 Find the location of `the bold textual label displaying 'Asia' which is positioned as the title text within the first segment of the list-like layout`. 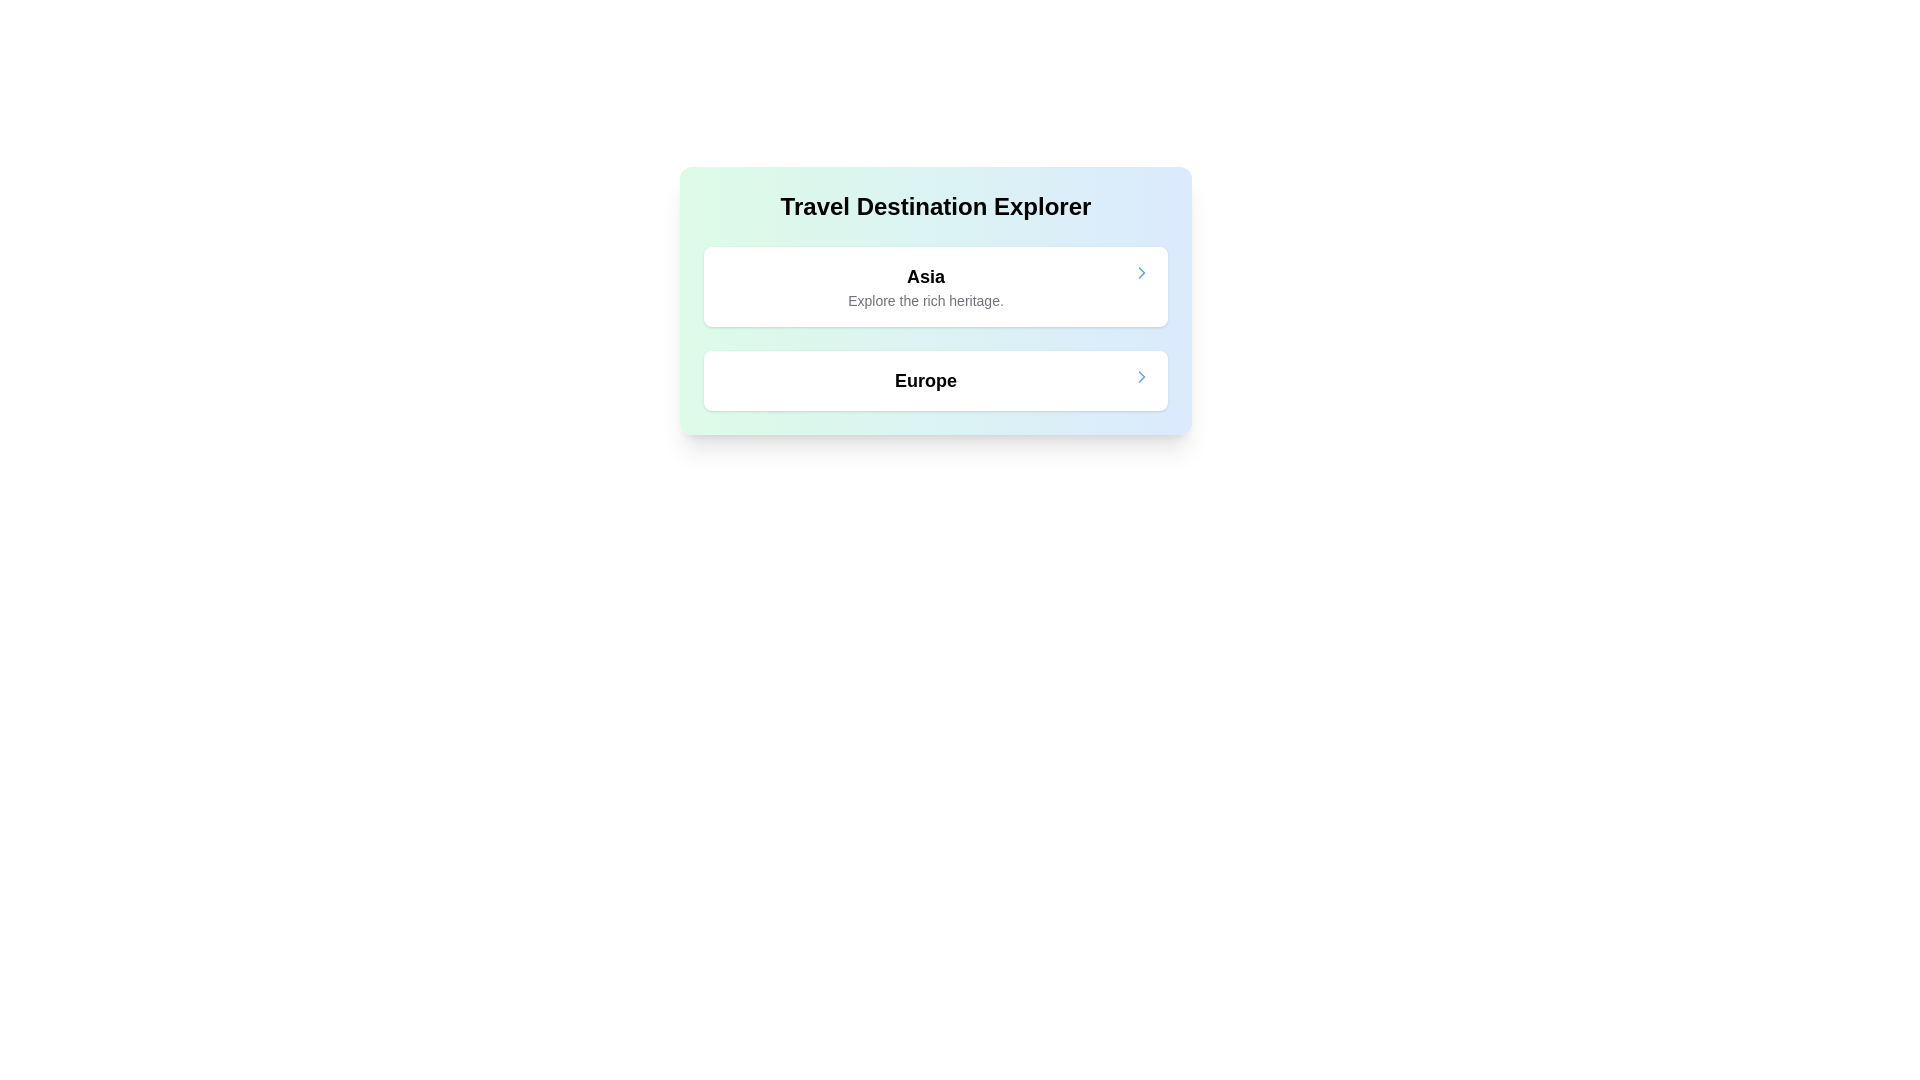

the bold textual label displaying 'Asia' which is positioned as the title text within the first segment of the list-like layout is located at coordinates (925, 277).